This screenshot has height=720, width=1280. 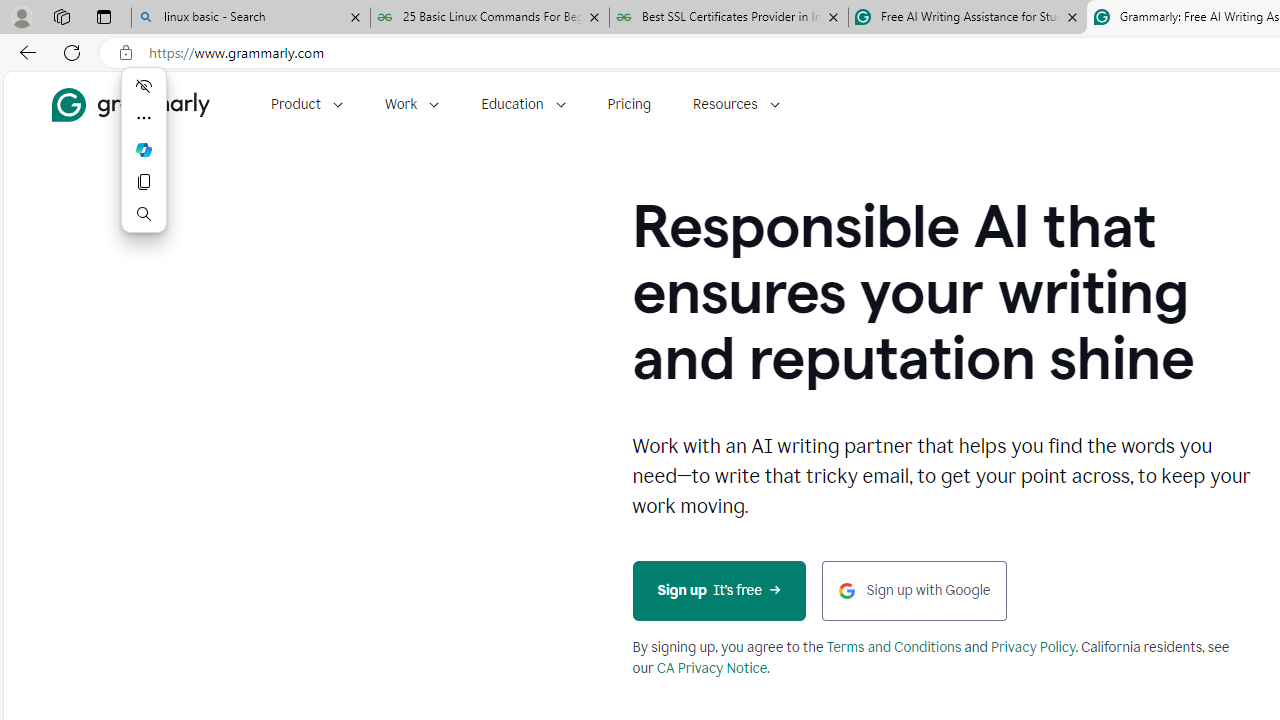 What do you see at coordinates (143, 182) in the screenshot?
I see `'Copy'` at bounding box center [143, 182].